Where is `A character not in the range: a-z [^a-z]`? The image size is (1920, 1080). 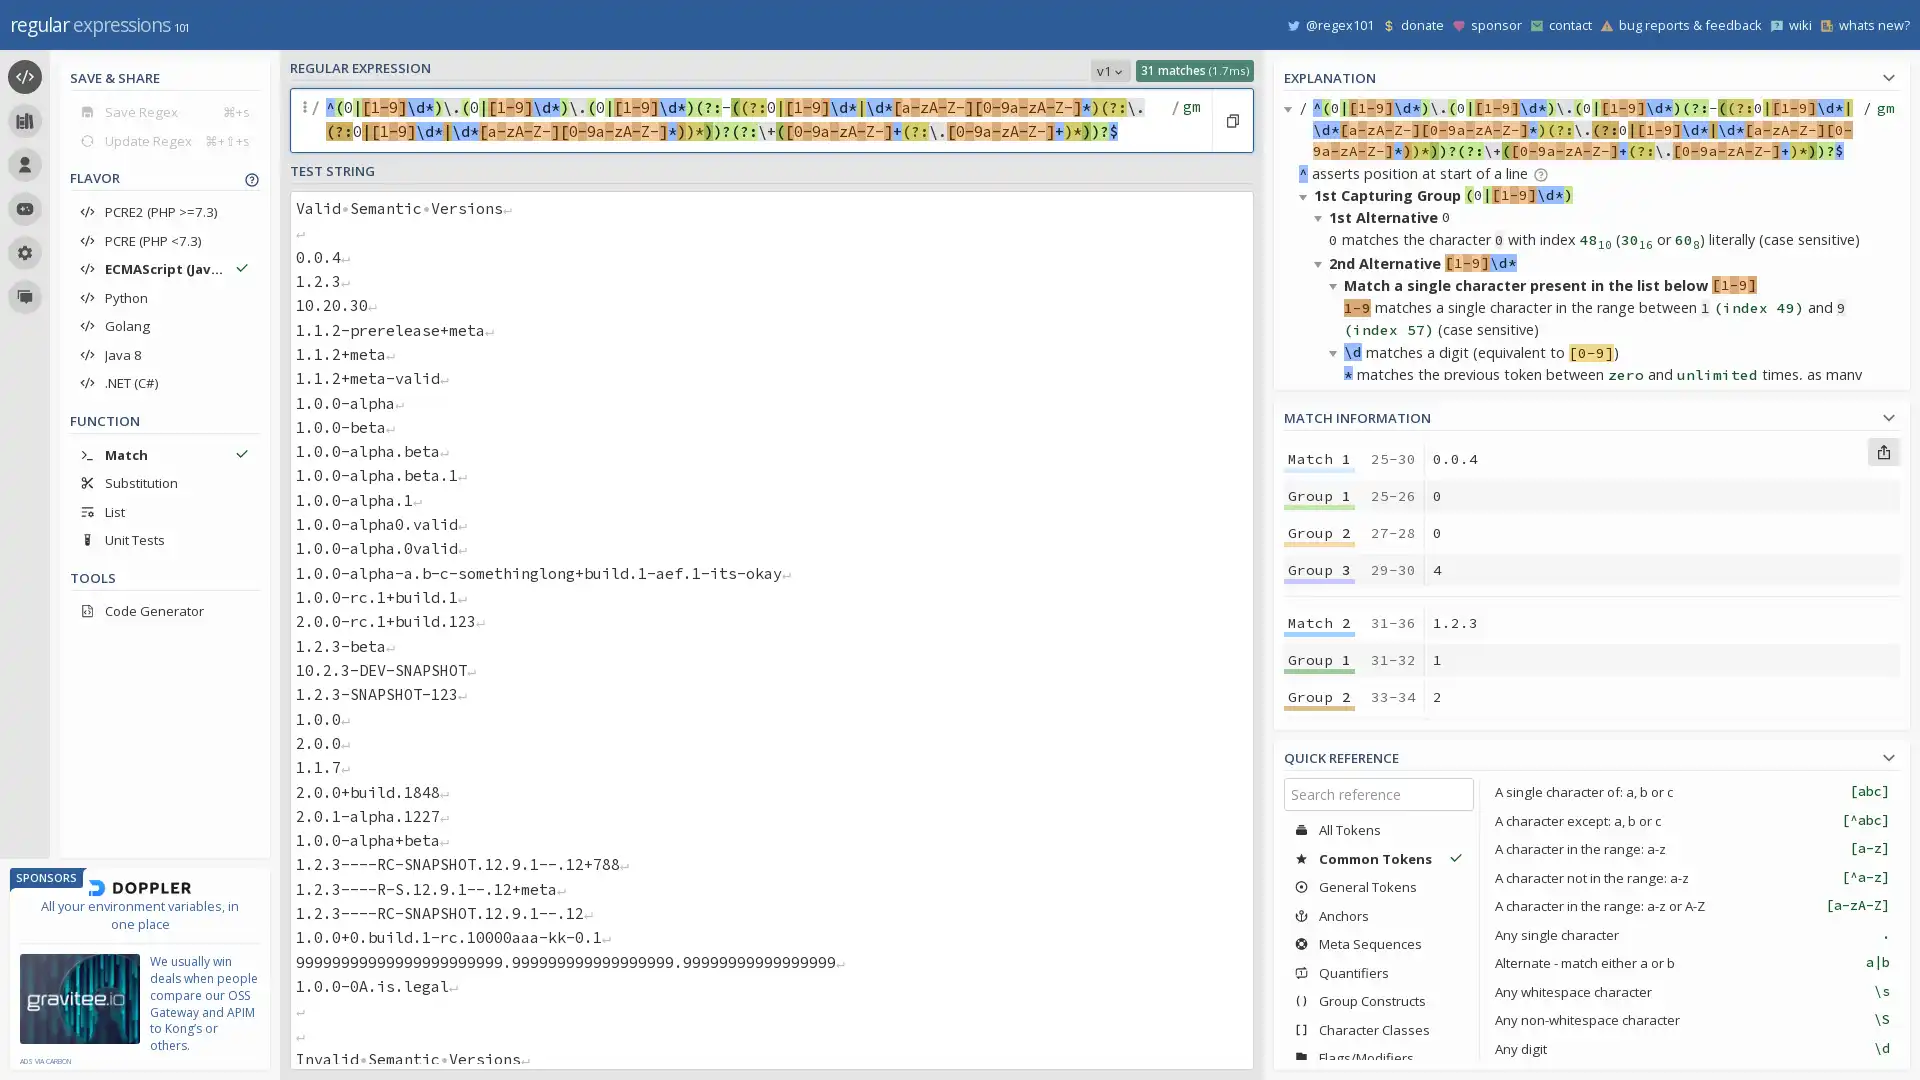 A character not in the range: a-z [^a-z] is located at coordinates (1691, 876).